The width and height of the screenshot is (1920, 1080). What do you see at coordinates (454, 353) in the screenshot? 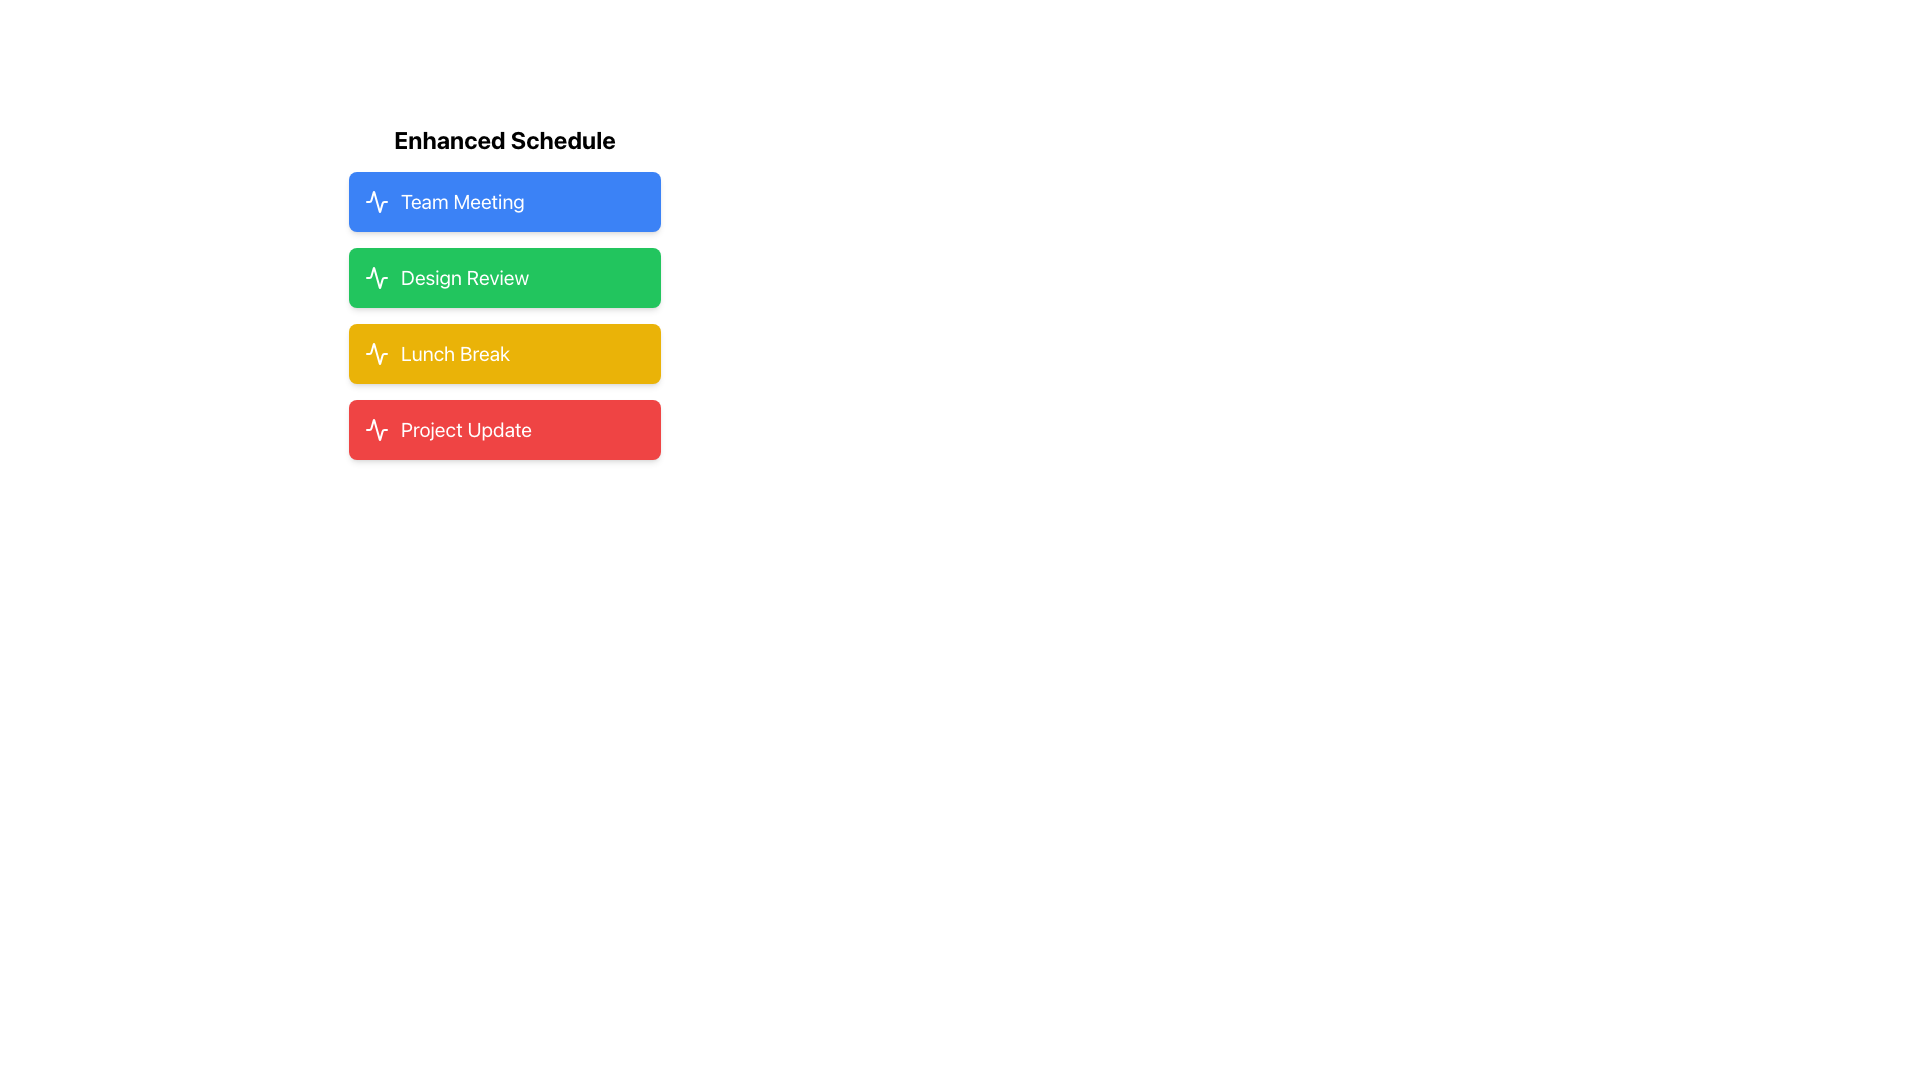
I see `the text label indicating 'Lunch Break', which is positioned third in a vertical list under 'Team Meeting' and 'Design Review', and above 'Project Update', located within a yellow rounded rectangular panel` at bounding box center [454, 353].